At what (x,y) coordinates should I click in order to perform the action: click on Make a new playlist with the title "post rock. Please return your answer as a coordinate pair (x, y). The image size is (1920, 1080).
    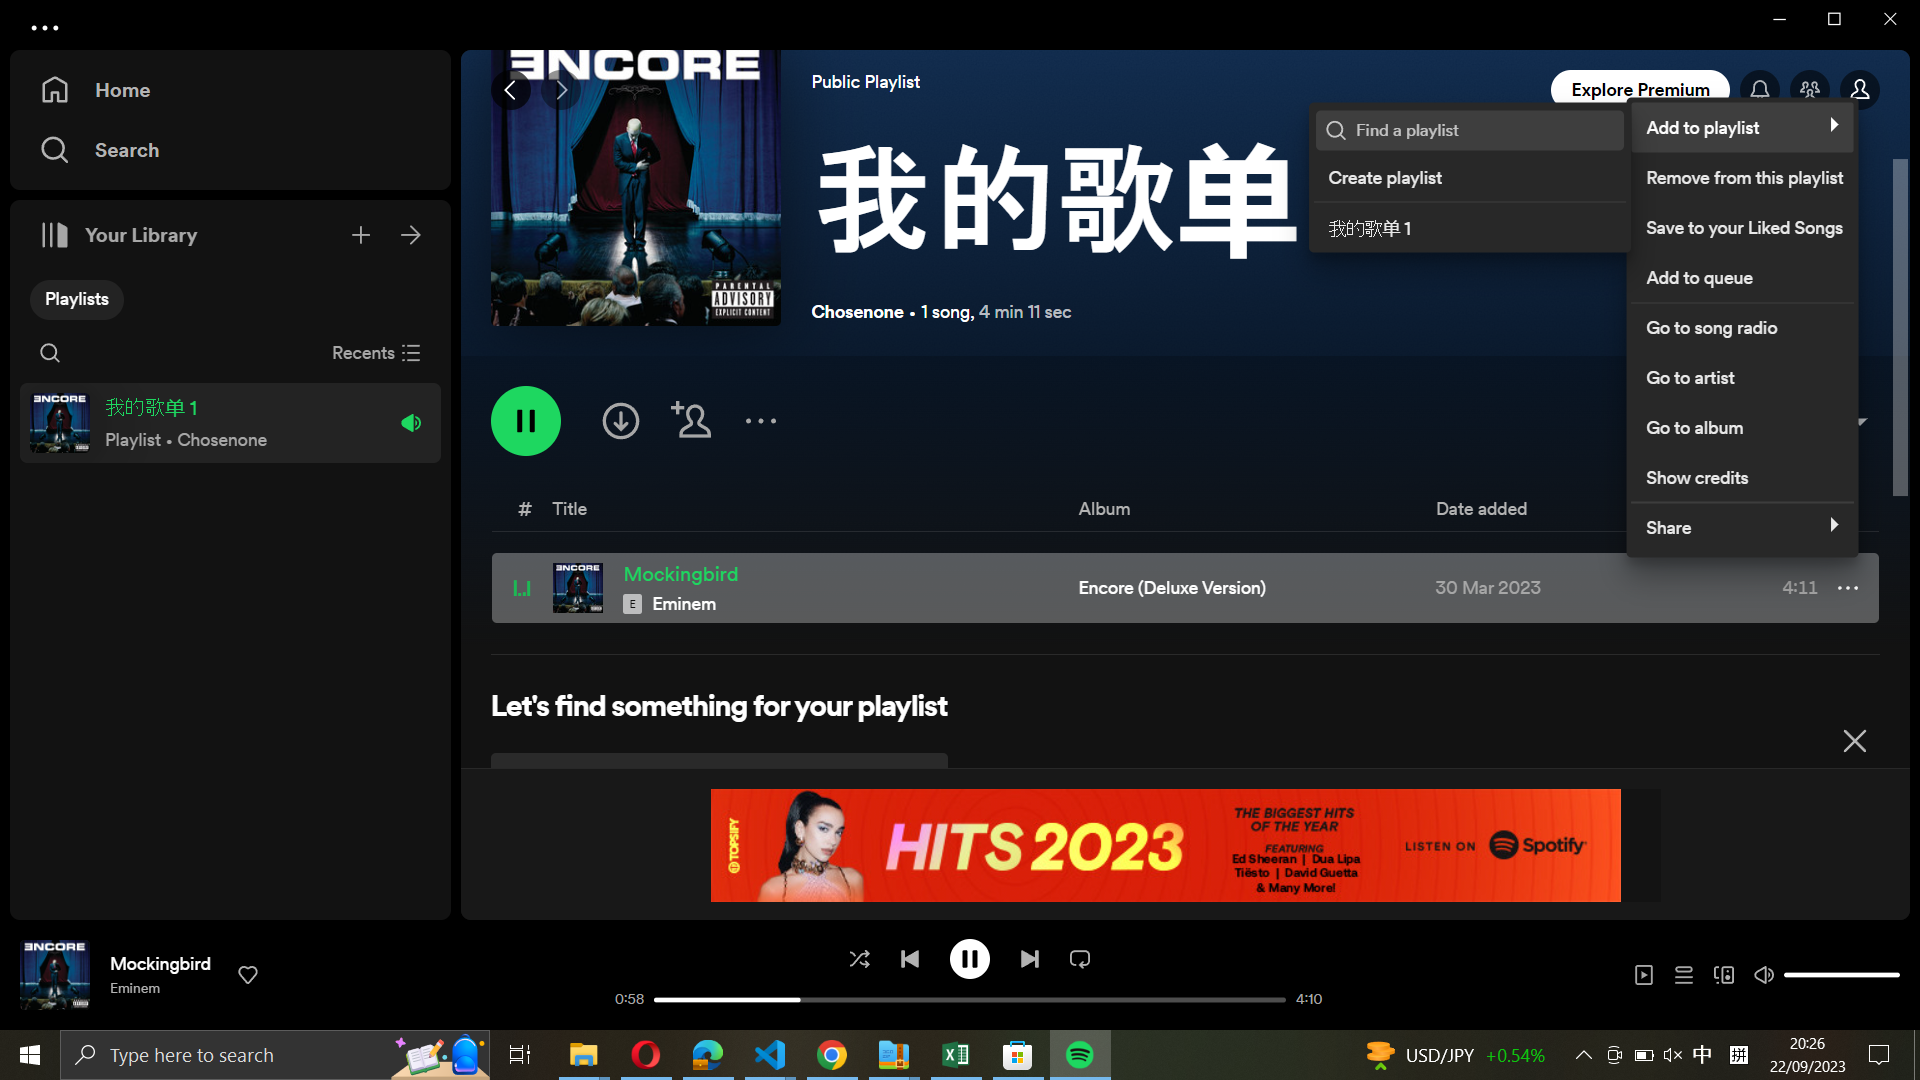
    Looking at the image, I should click on (1468, 173).